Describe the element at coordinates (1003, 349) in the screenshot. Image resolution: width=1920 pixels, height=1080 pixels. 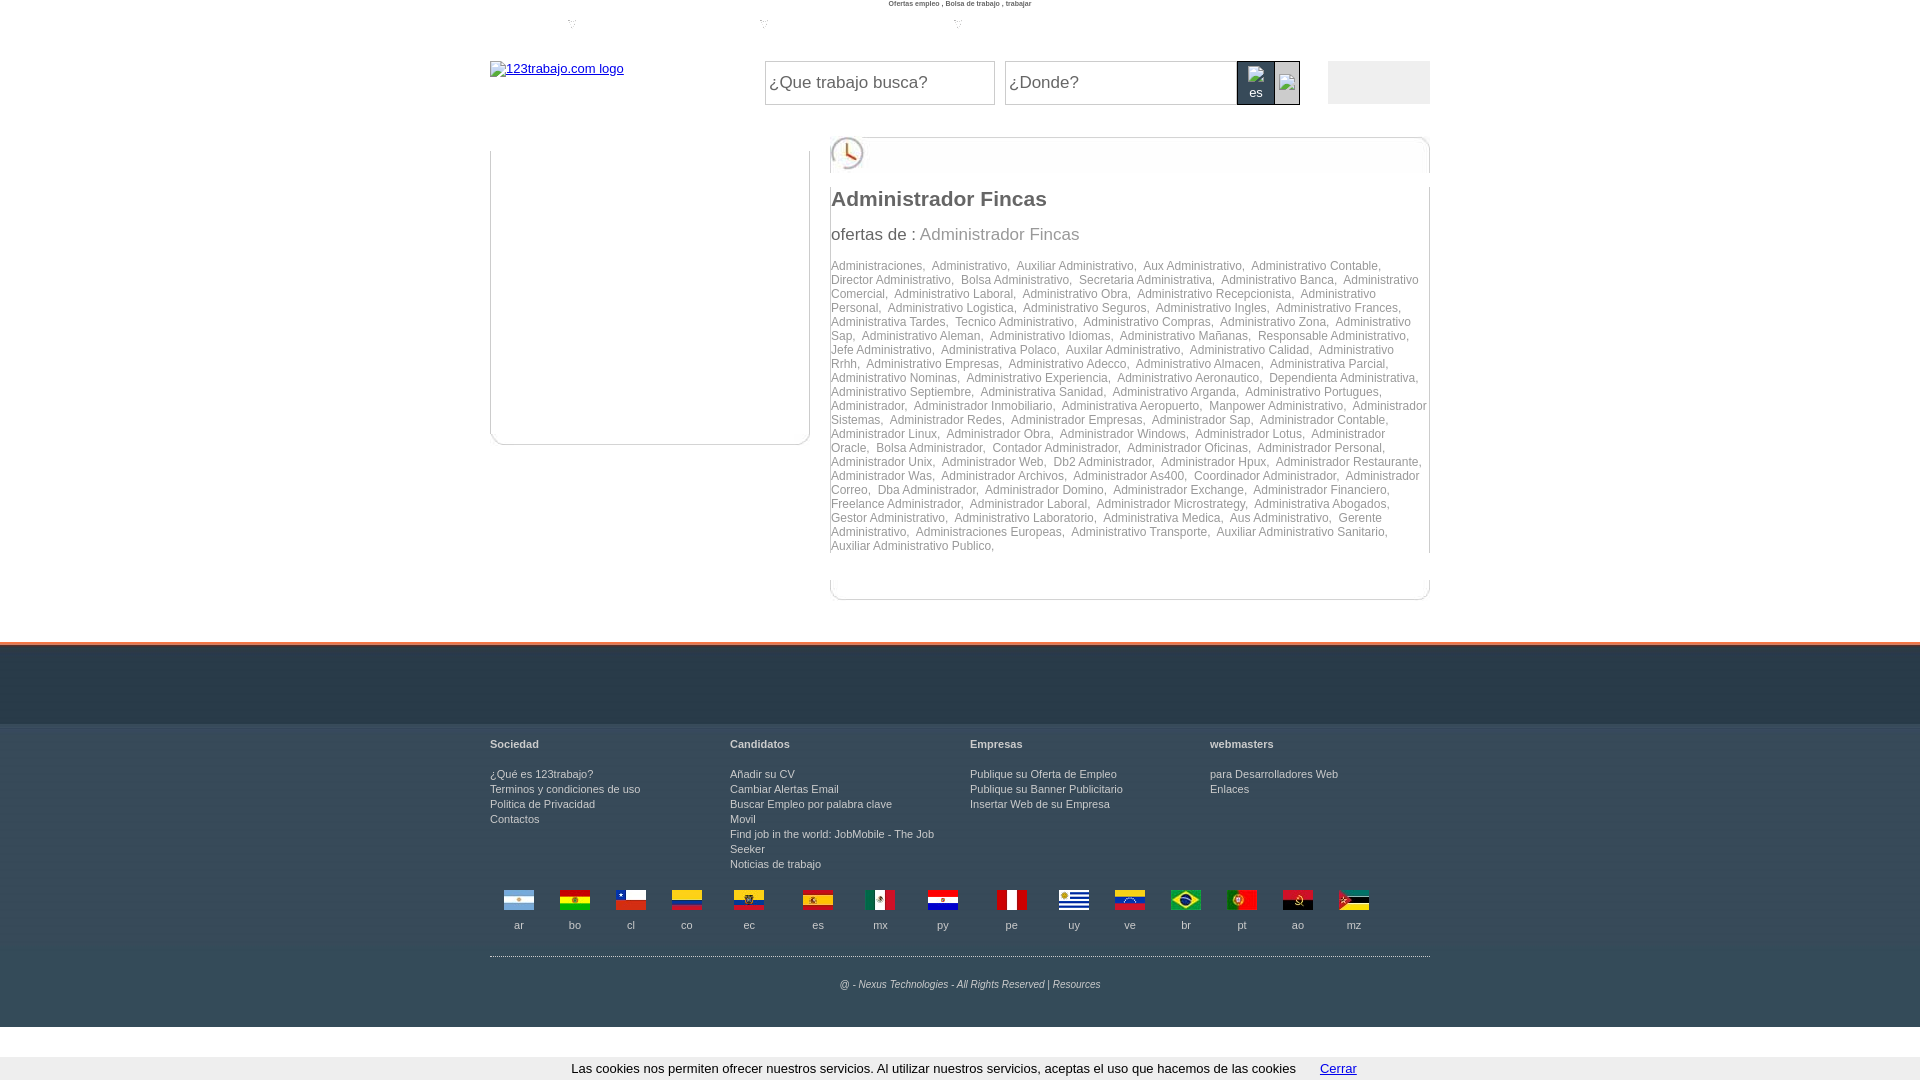
I see `'Administrativa Polaco, '` at that location.